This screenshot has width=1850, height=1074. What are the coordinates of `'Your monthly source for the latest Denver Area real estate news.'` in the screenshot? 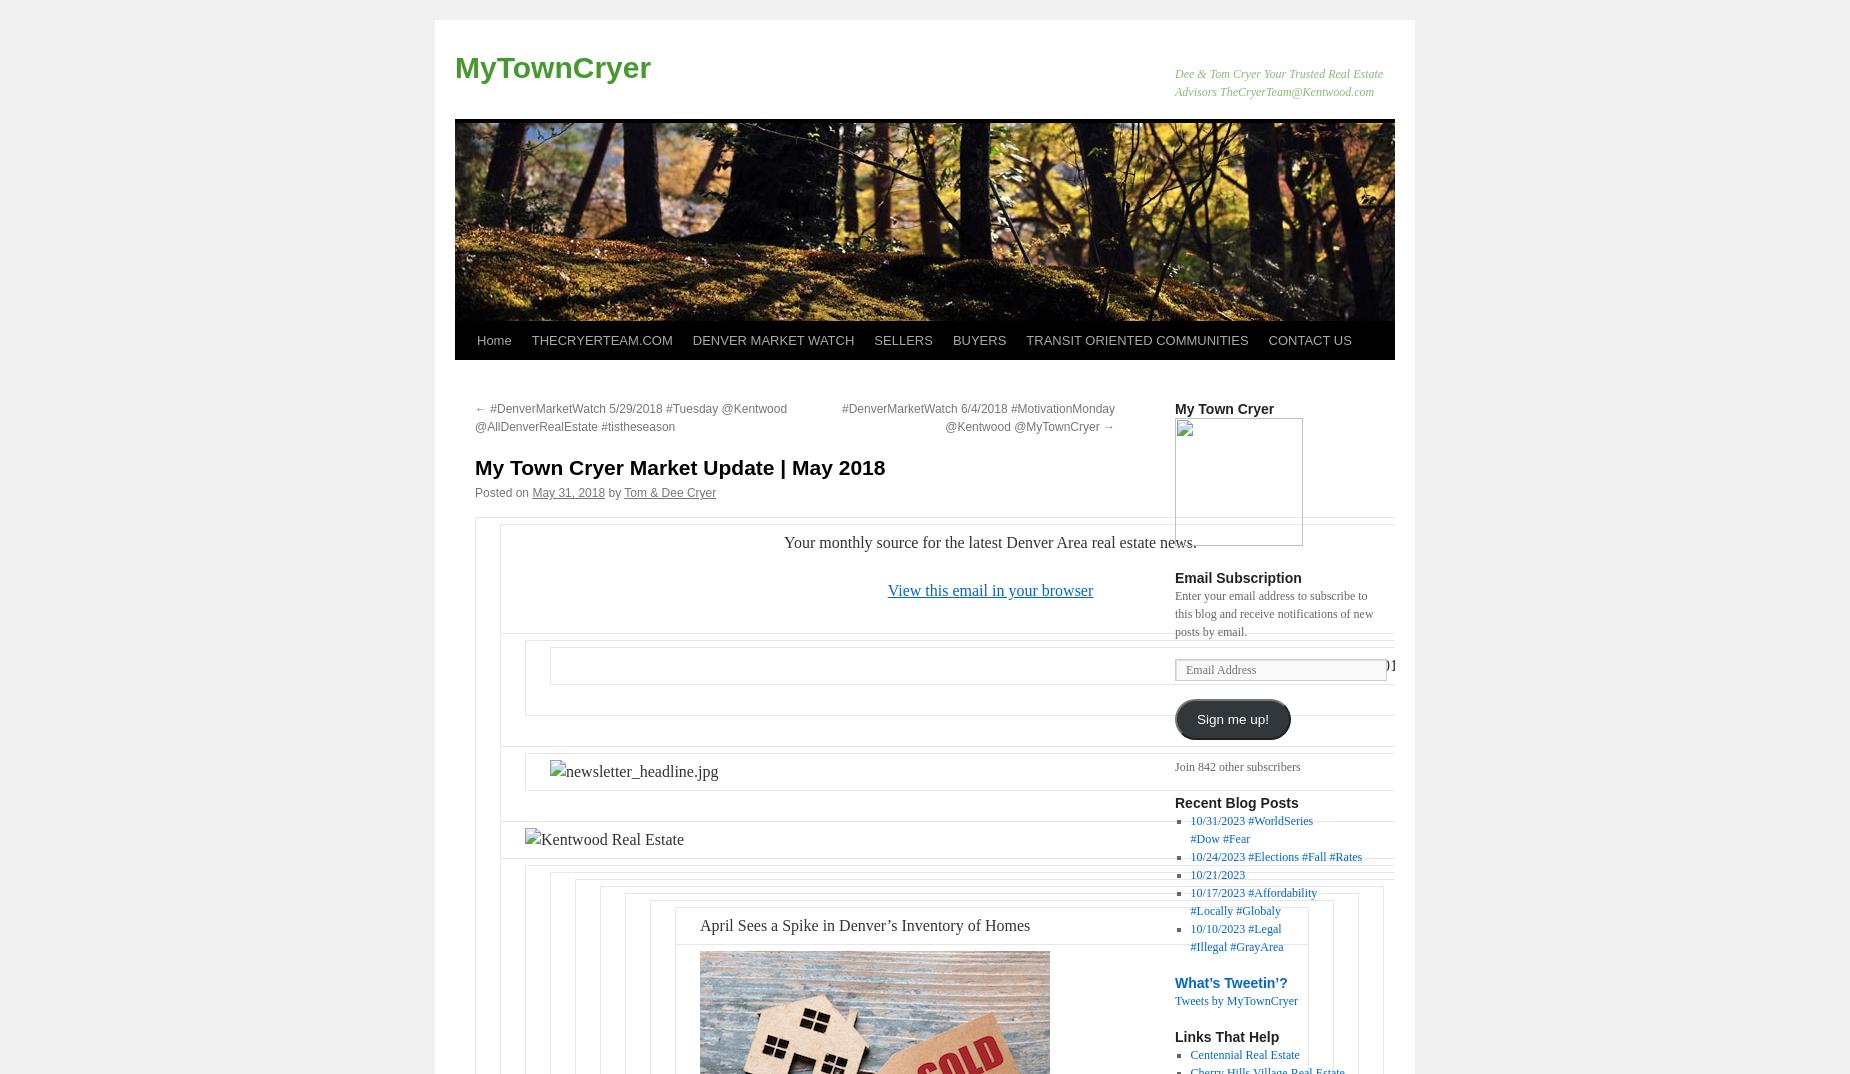 It's located at (988, 541).